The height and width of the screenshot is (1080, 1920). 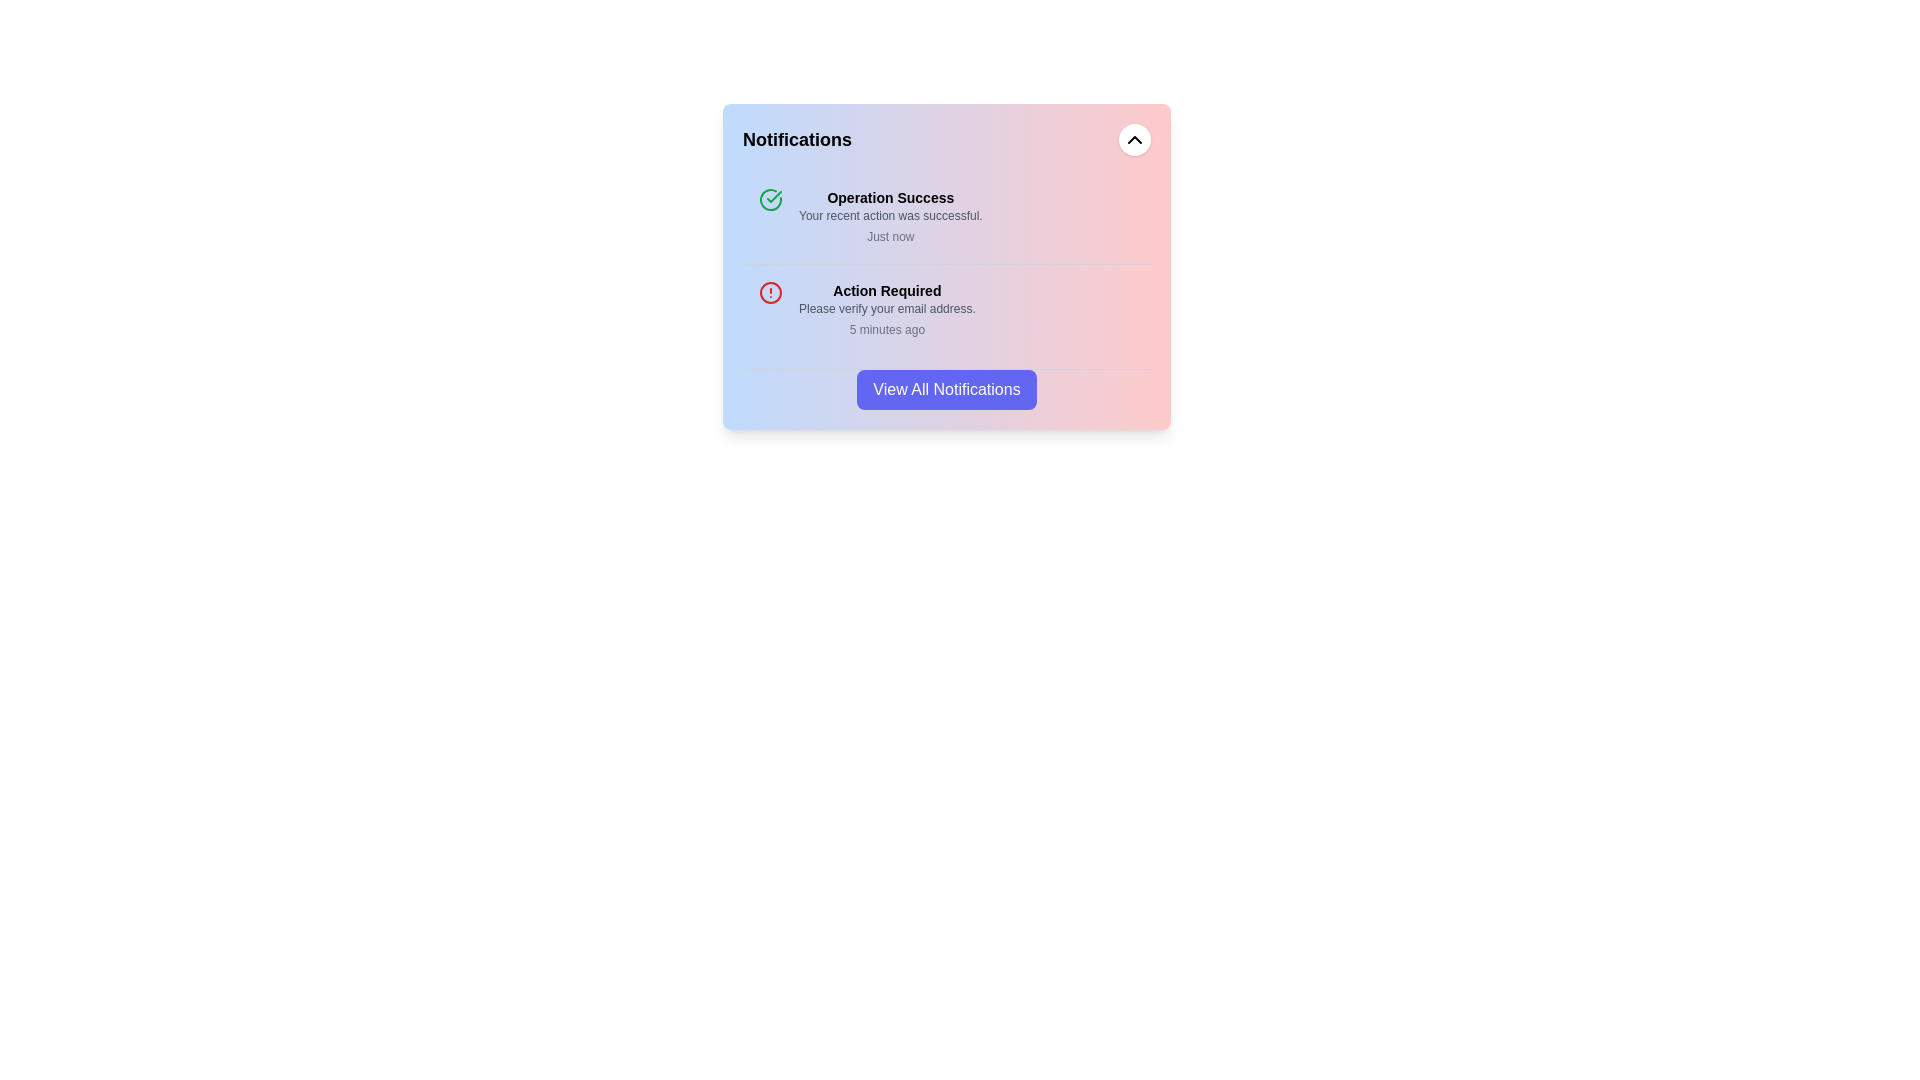 What do you see at coordinates (770, 200) in the screenshot?
I see `the status represented by the success icon located in the 'Operation Success' notification card on the top-left side of the notification component` at bounding box center [770, 200].